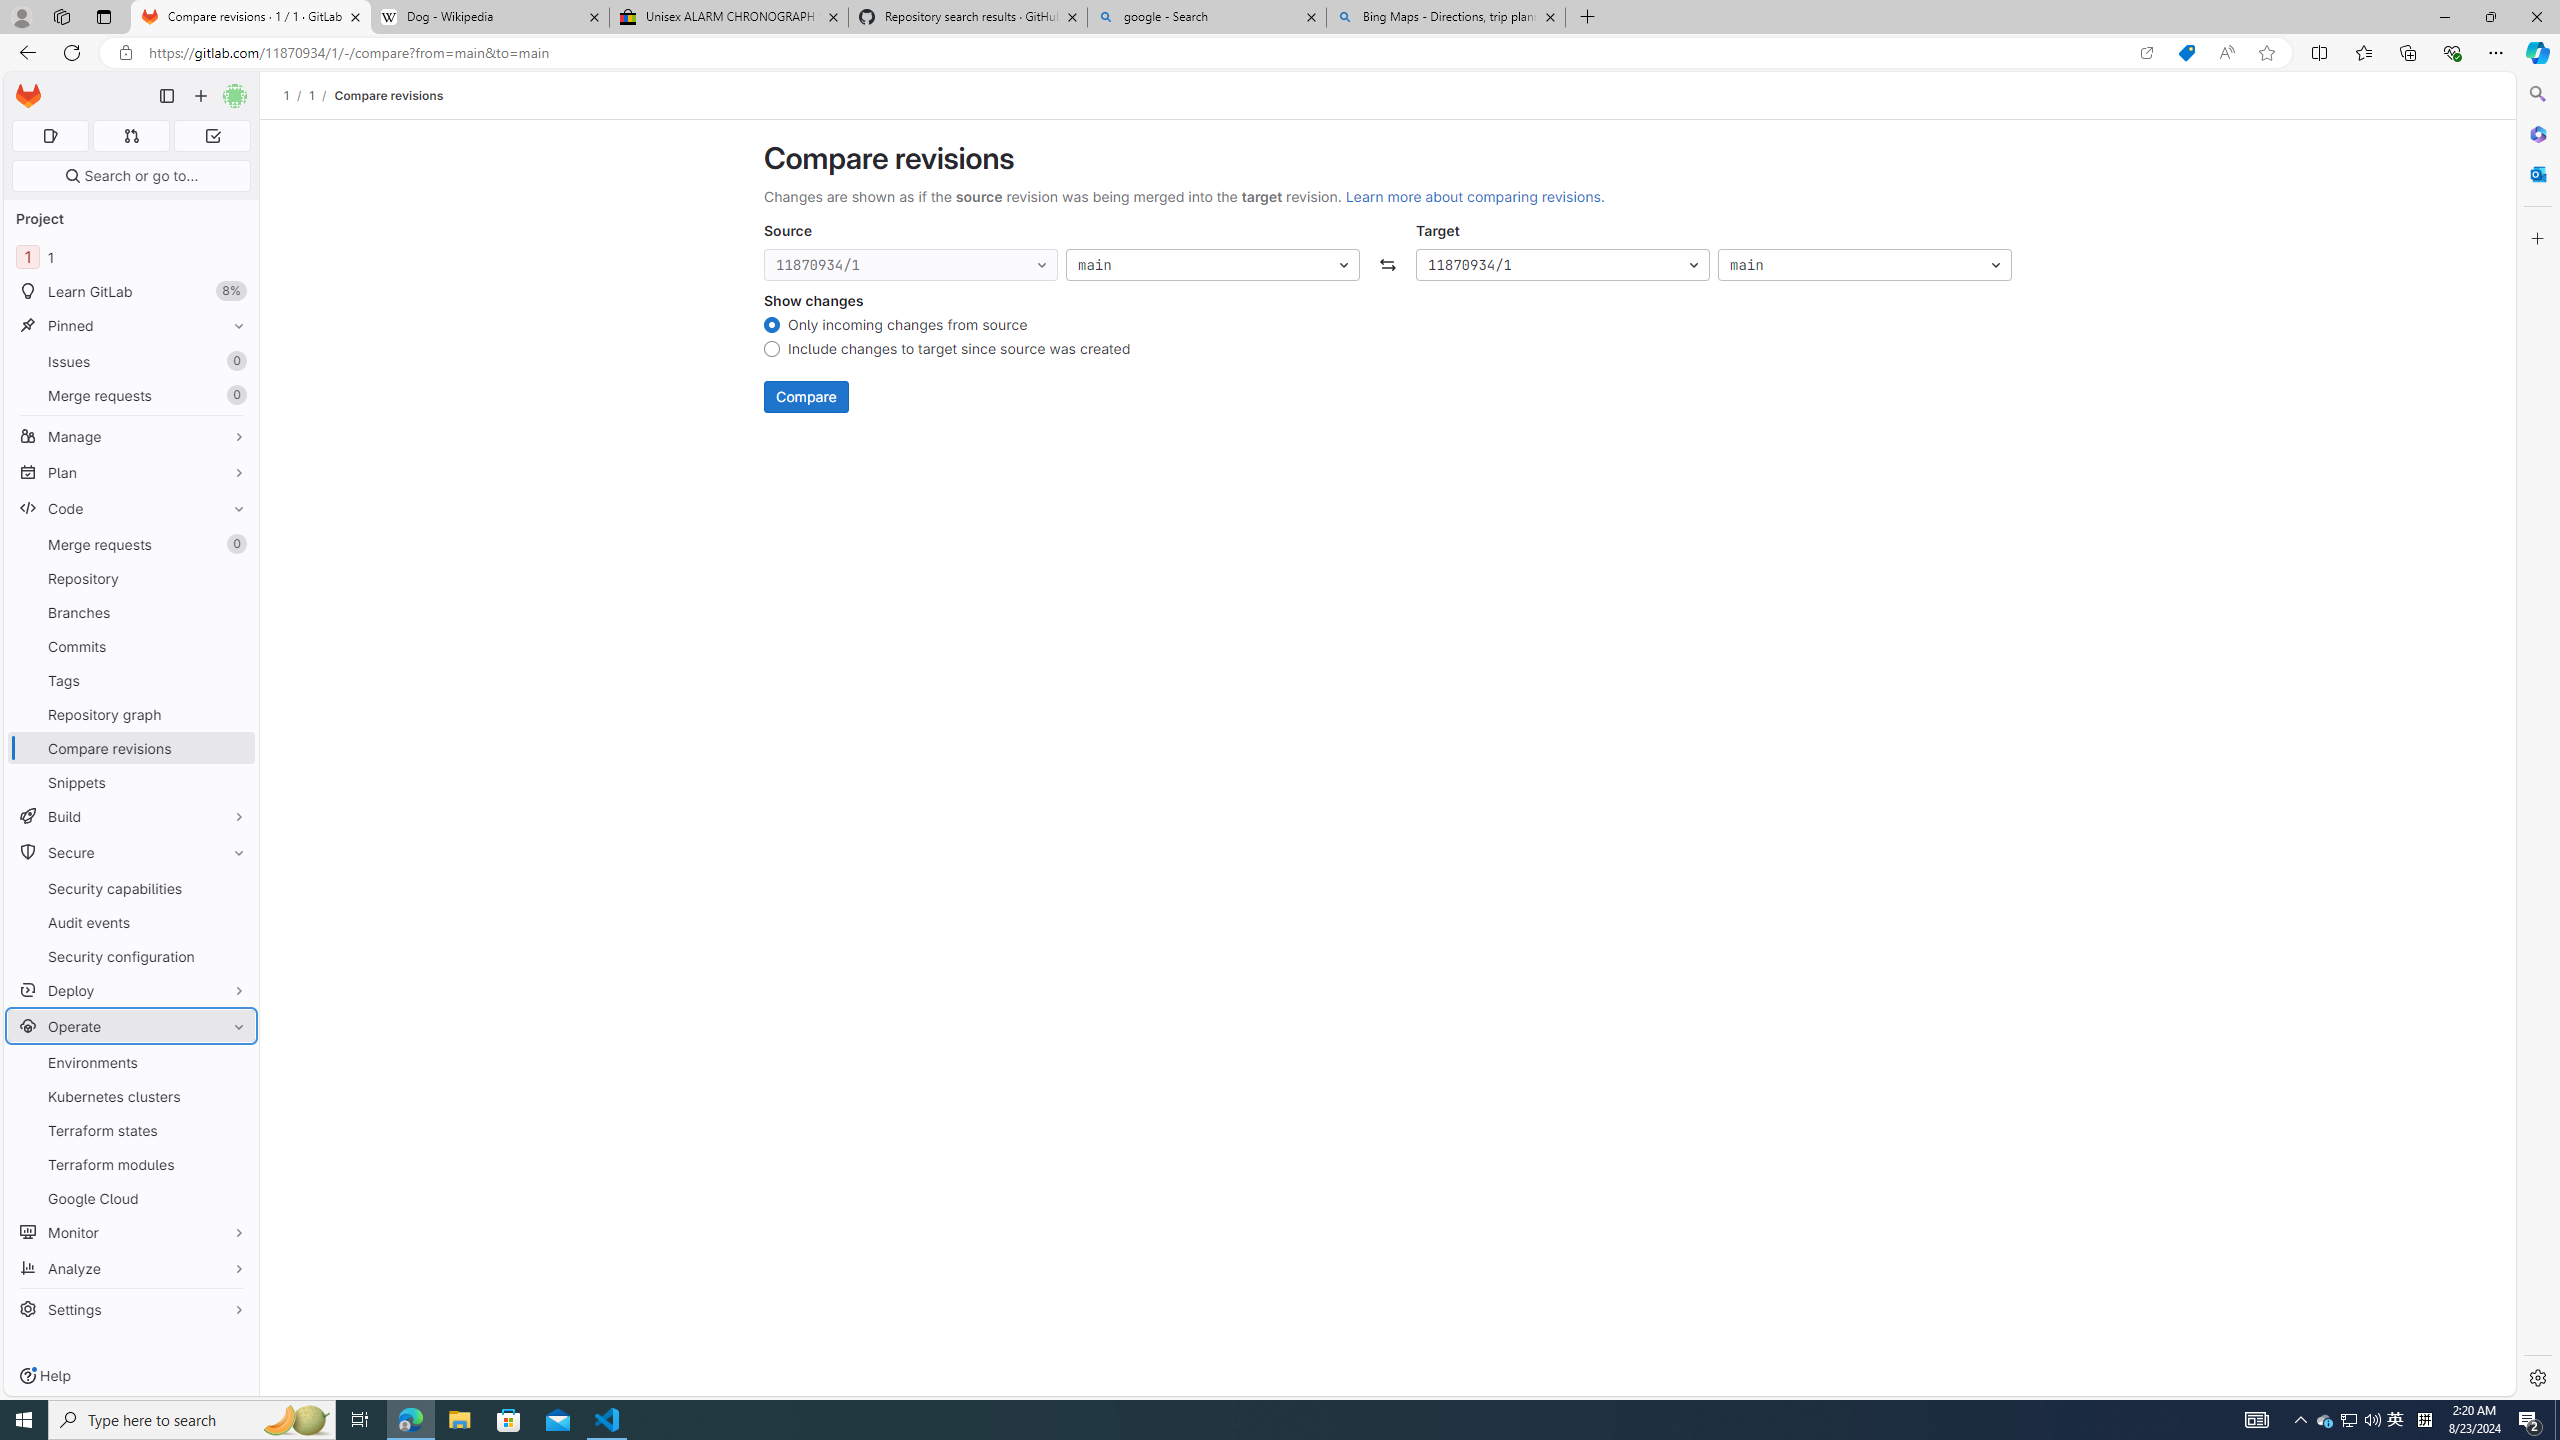 The width and height of the screenshot is (2560, 1440). What do you see at coordinates (130, 1095) in the screenshot?
I see `'Kubernetes clusters'` at bounding box center [130, 1095].